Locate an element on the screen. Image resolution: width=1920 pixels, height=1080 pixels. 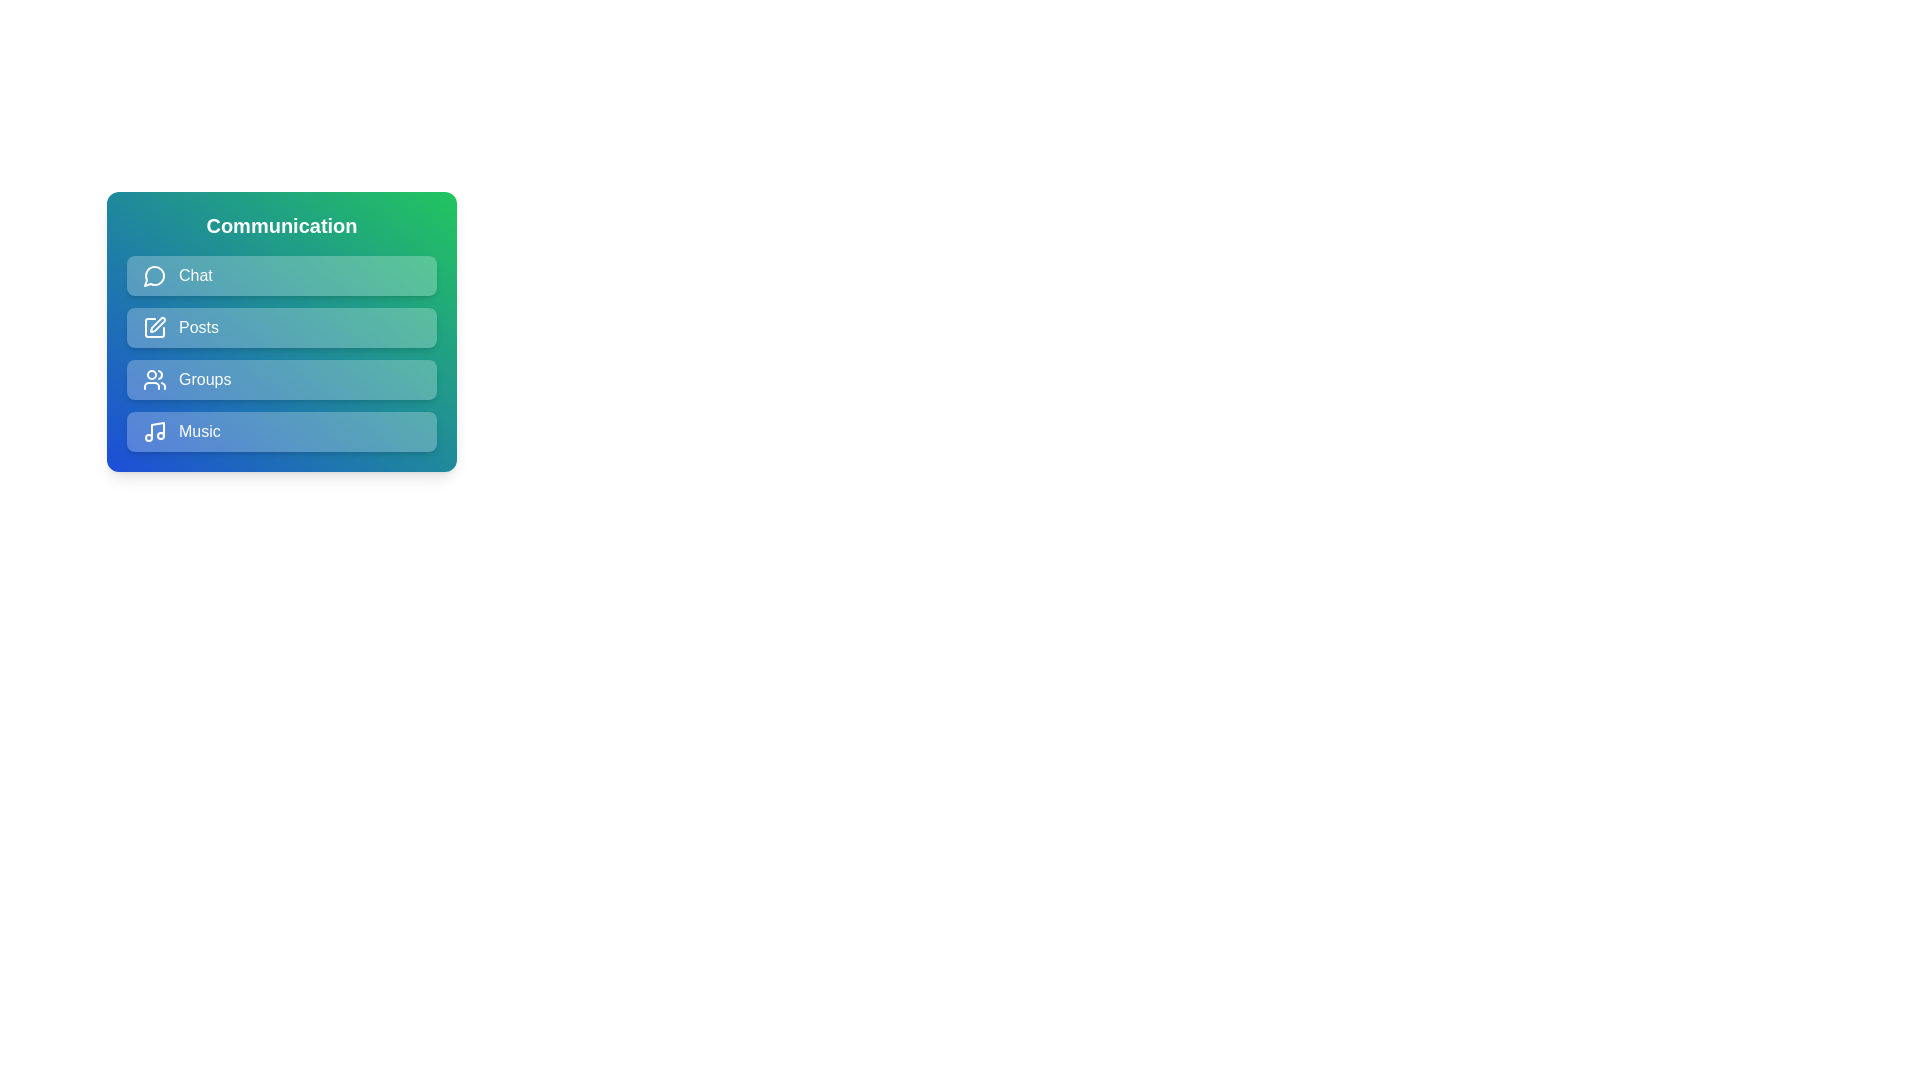
the icon associated with the Groups menu item is located at coordinates (153, 380).